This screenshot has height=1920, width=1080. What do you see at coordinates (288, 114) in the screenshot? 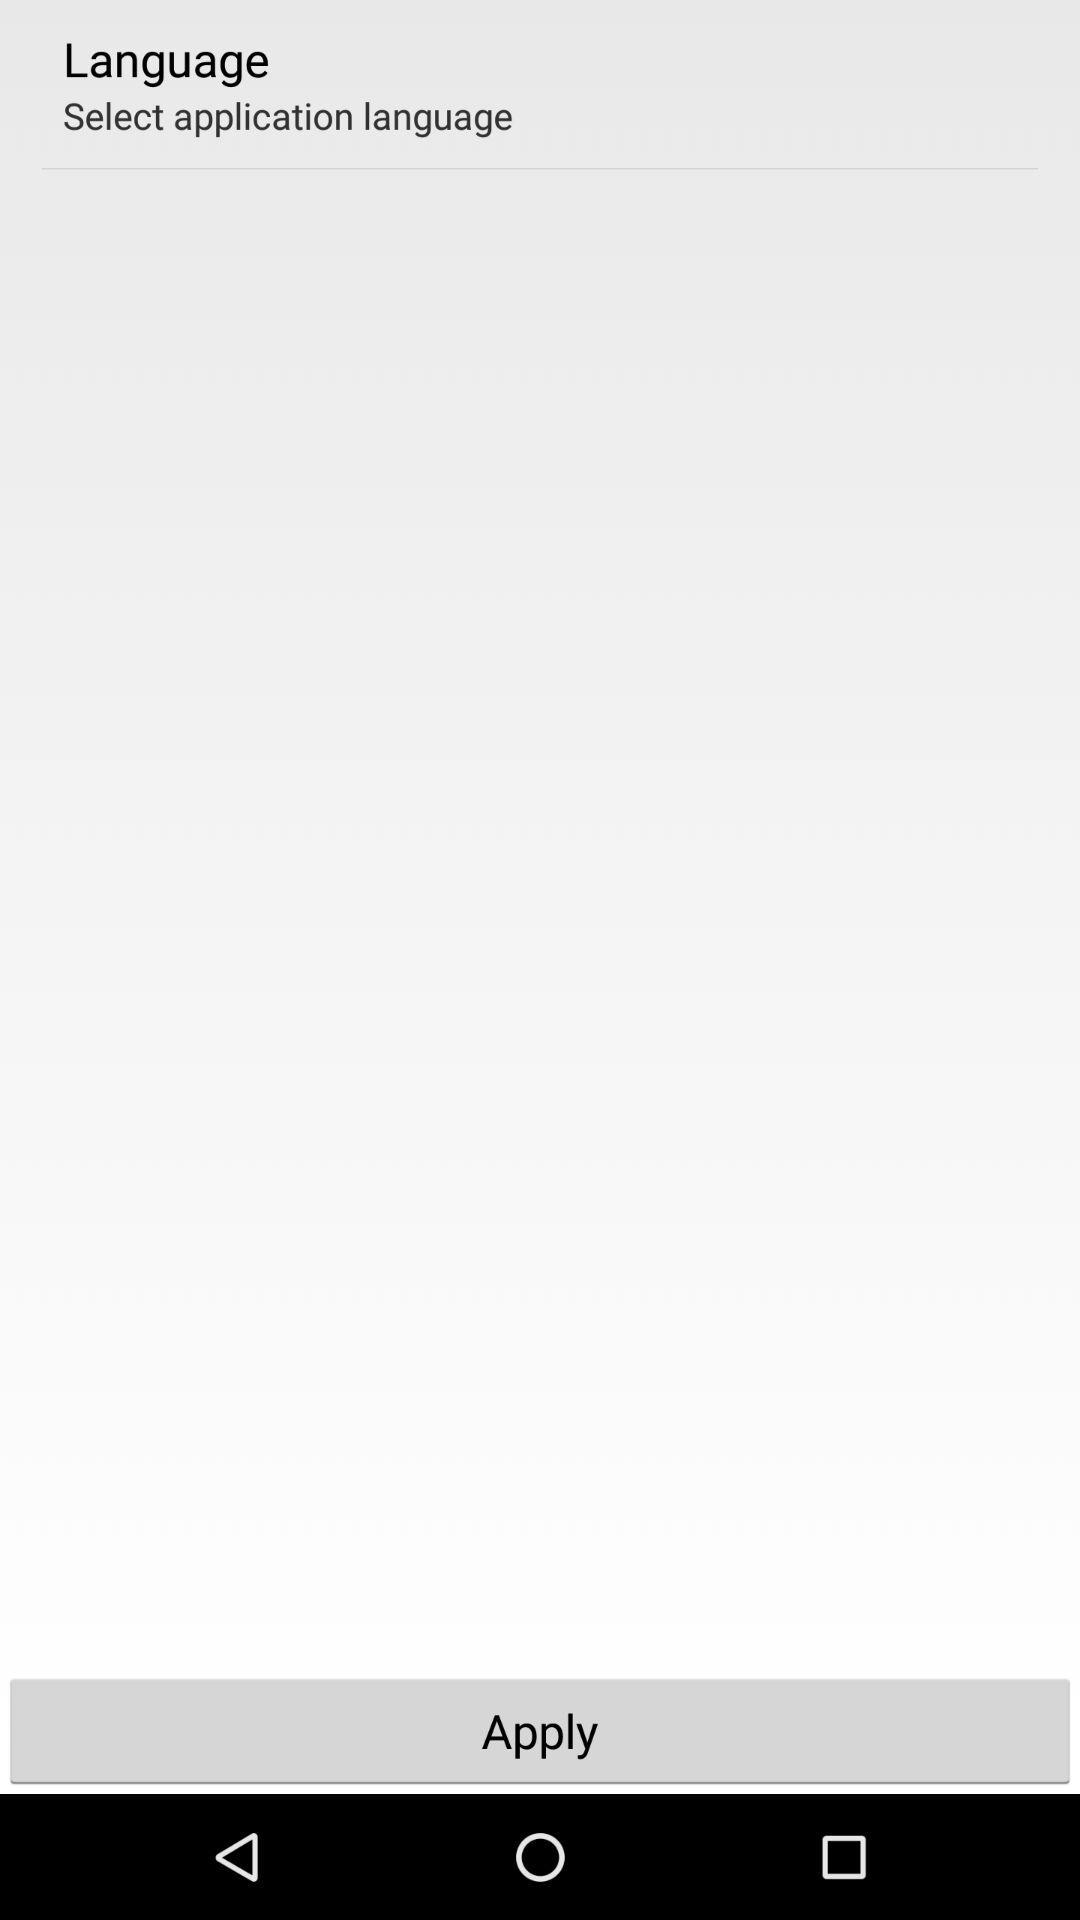
I see `select application language` at bounding box center [288, 114].